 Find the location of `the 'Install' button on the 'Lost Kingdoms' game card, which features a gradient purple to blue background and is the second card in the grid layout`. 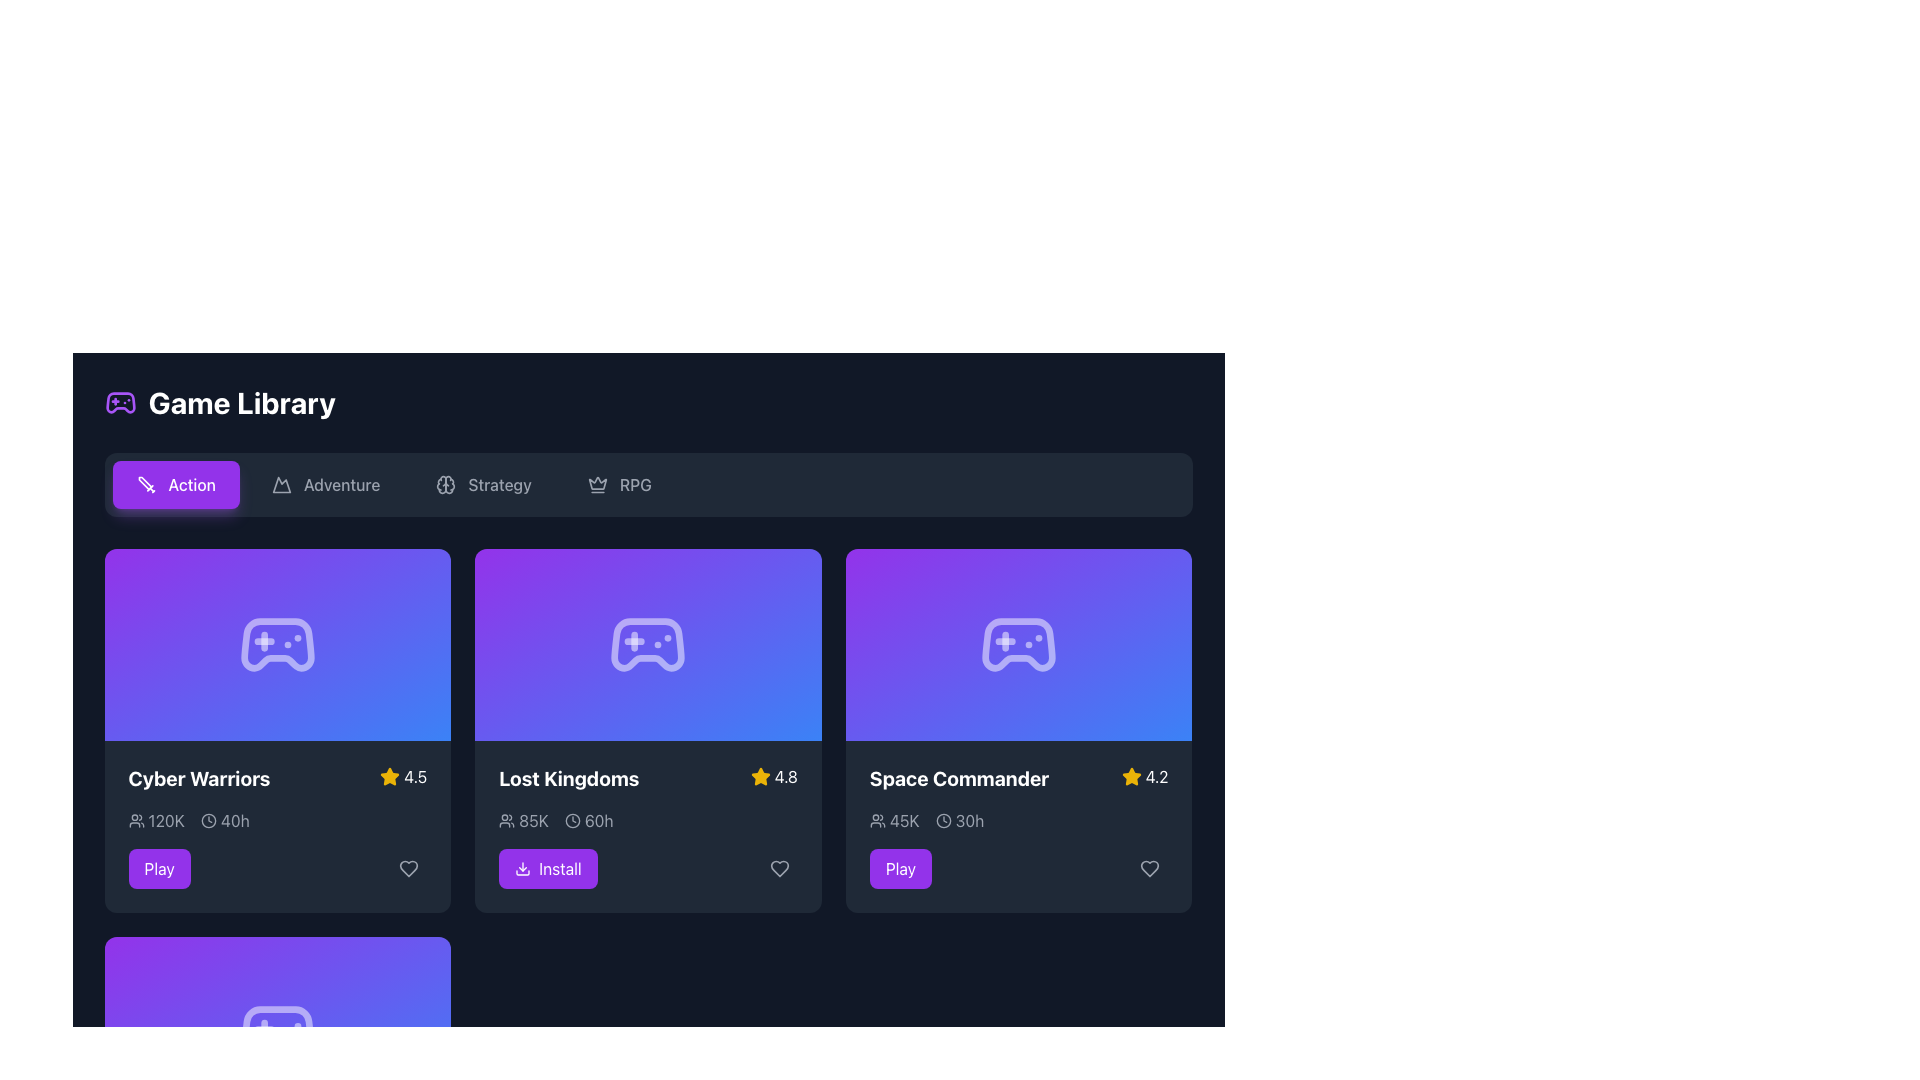

the 'Install' button on the 'Lost Kingdoms' game card, which features a gradient purple to blue background and is the second card in the grid layout is located at coordinates (648, 731).